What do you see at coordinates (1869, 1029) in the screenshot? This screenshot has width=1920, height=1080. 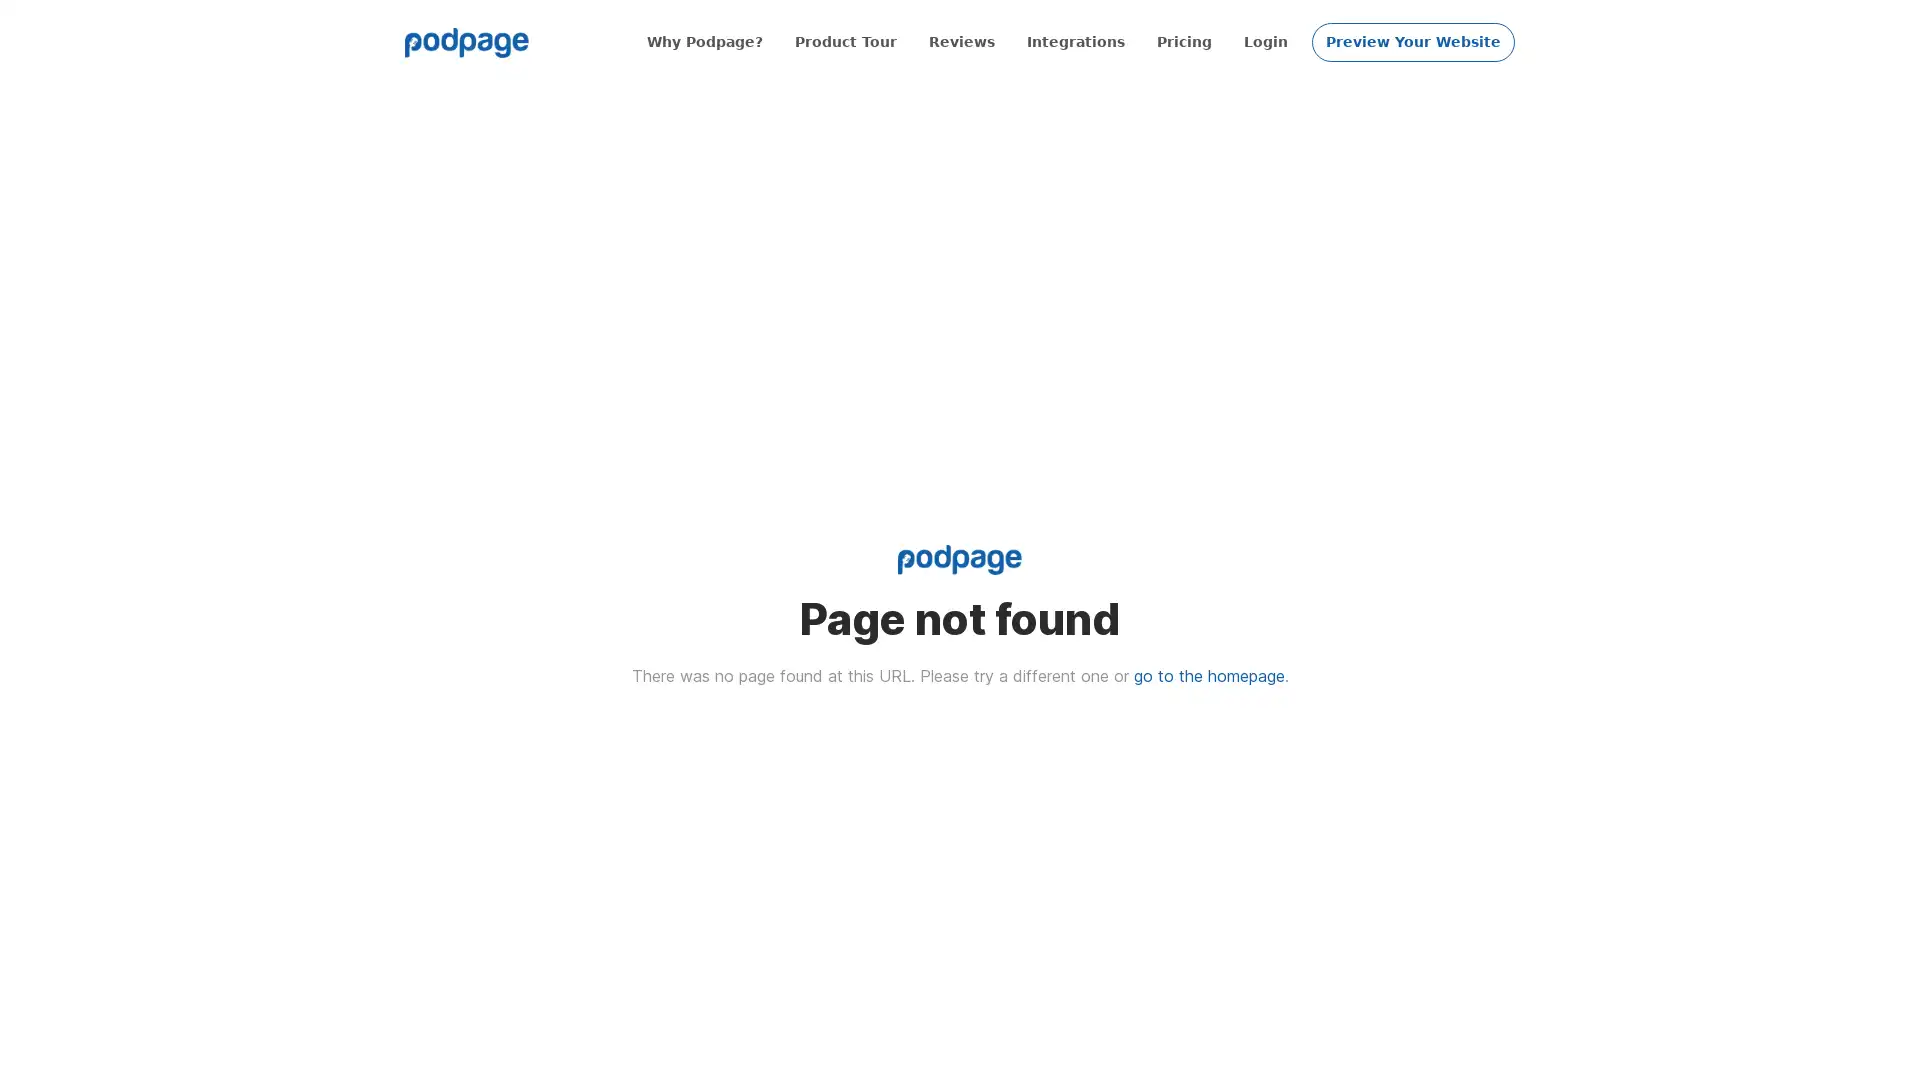 I see `Open Intercom Messenger` at bounding box center [1869, 1029].